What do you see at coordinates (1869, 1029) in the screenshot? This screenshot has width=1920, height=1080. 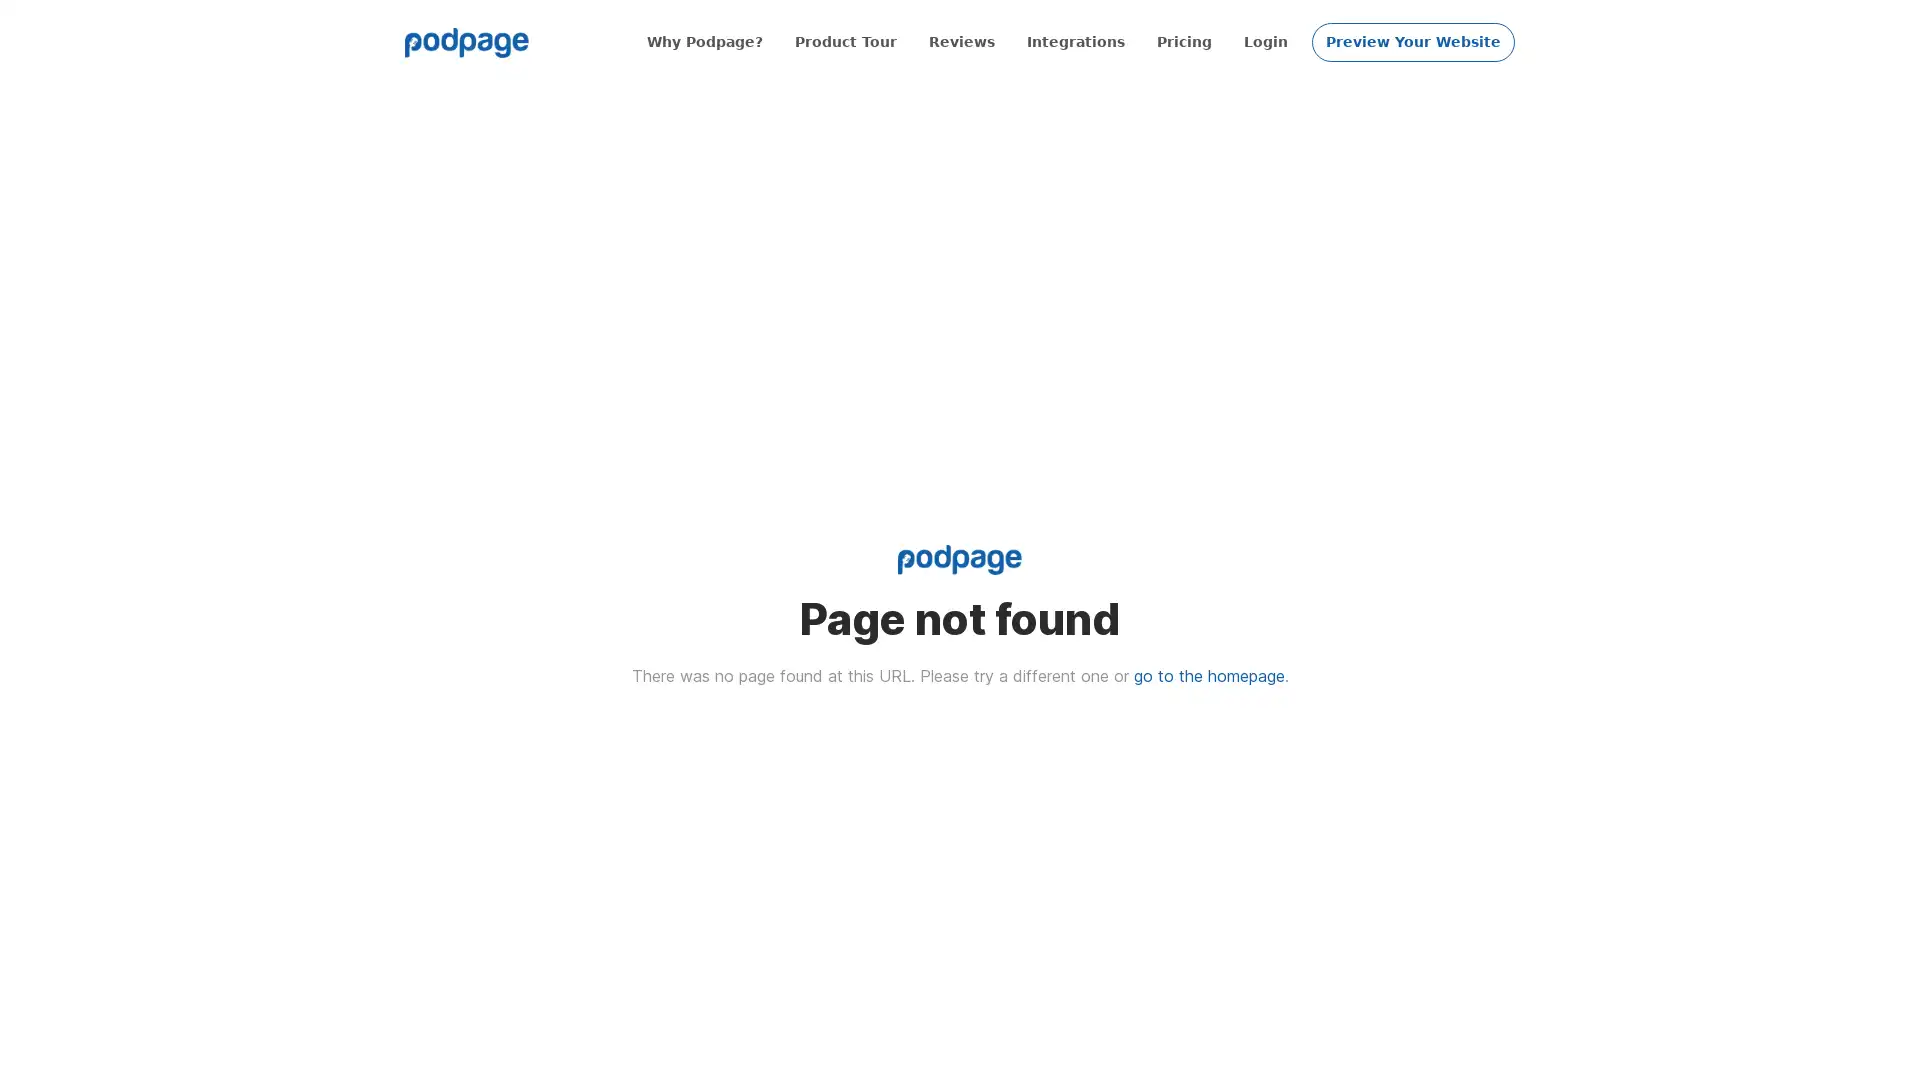 I see `Open Intercom Messenger` at bounding box center [1869, 1029].